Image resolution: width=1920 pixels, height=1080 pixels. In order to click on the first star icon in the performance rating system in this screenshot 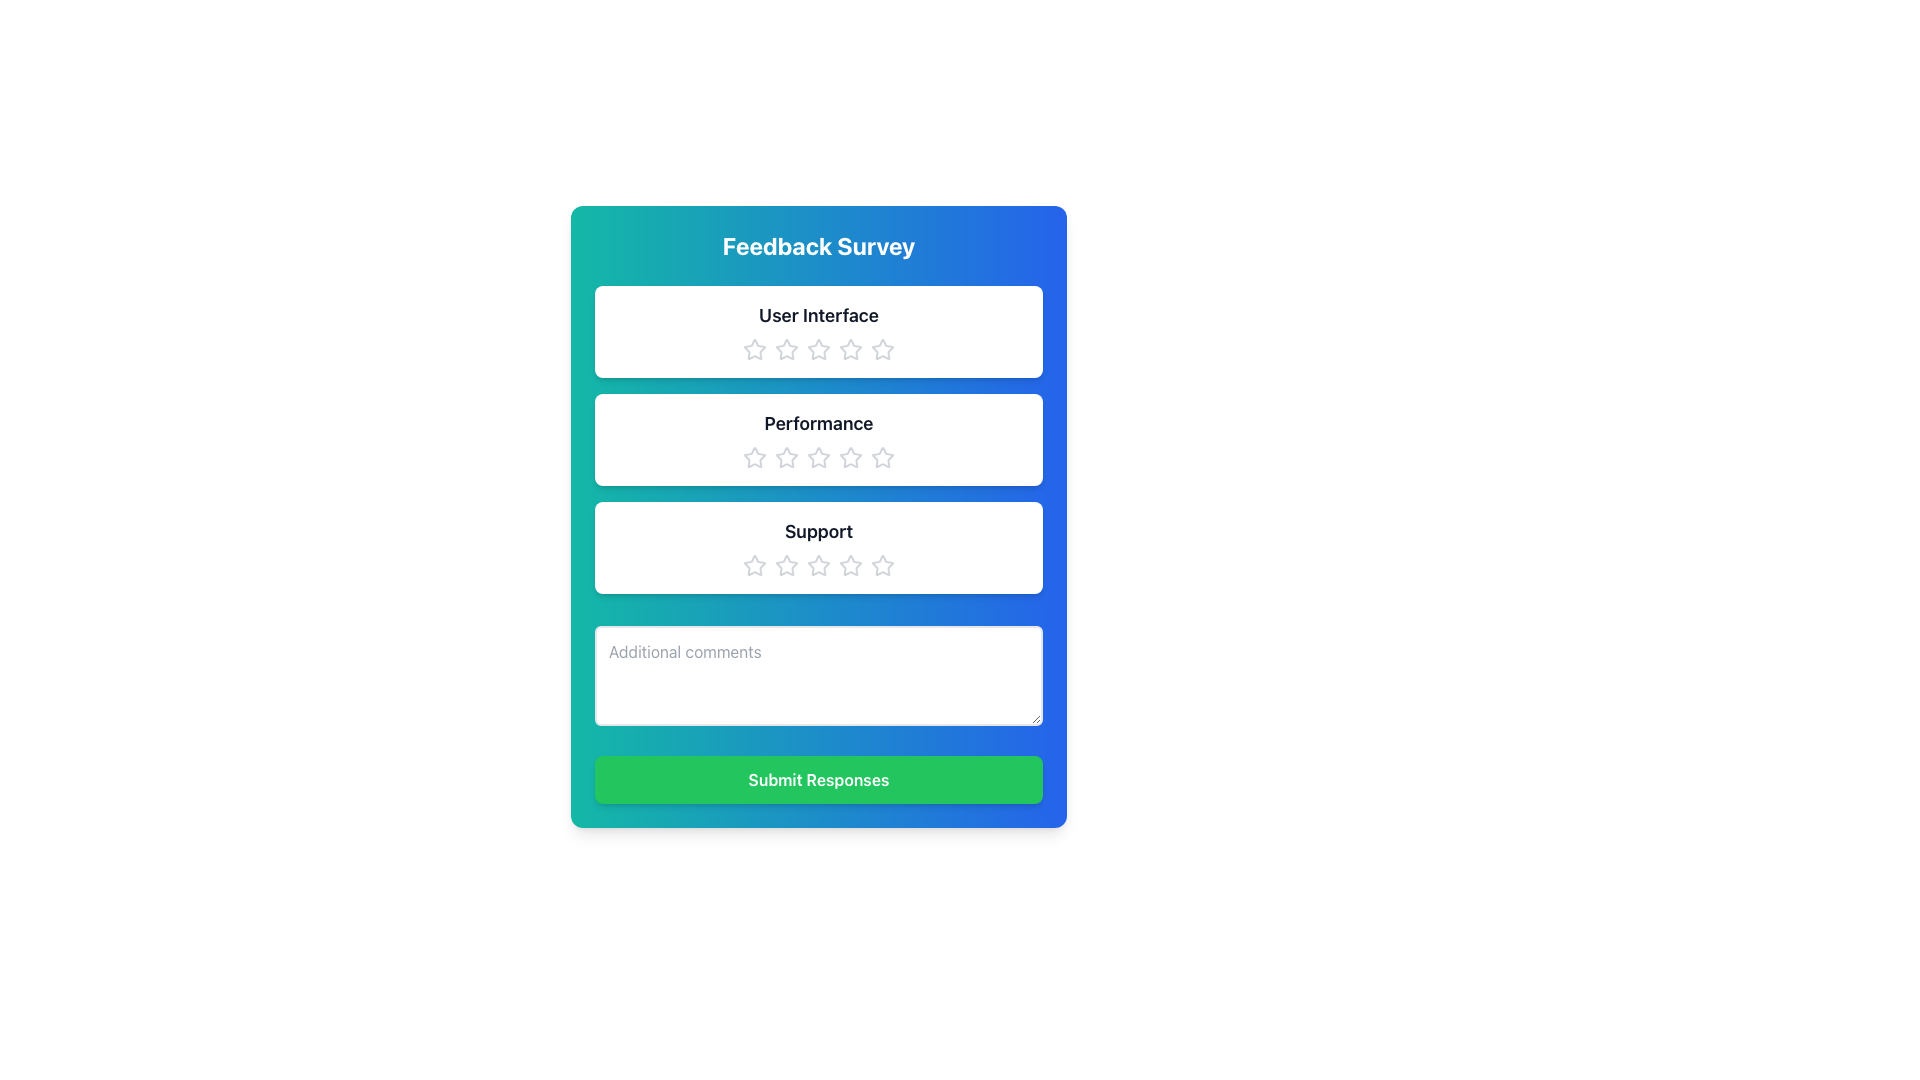, I will do `click(753, 457)`.